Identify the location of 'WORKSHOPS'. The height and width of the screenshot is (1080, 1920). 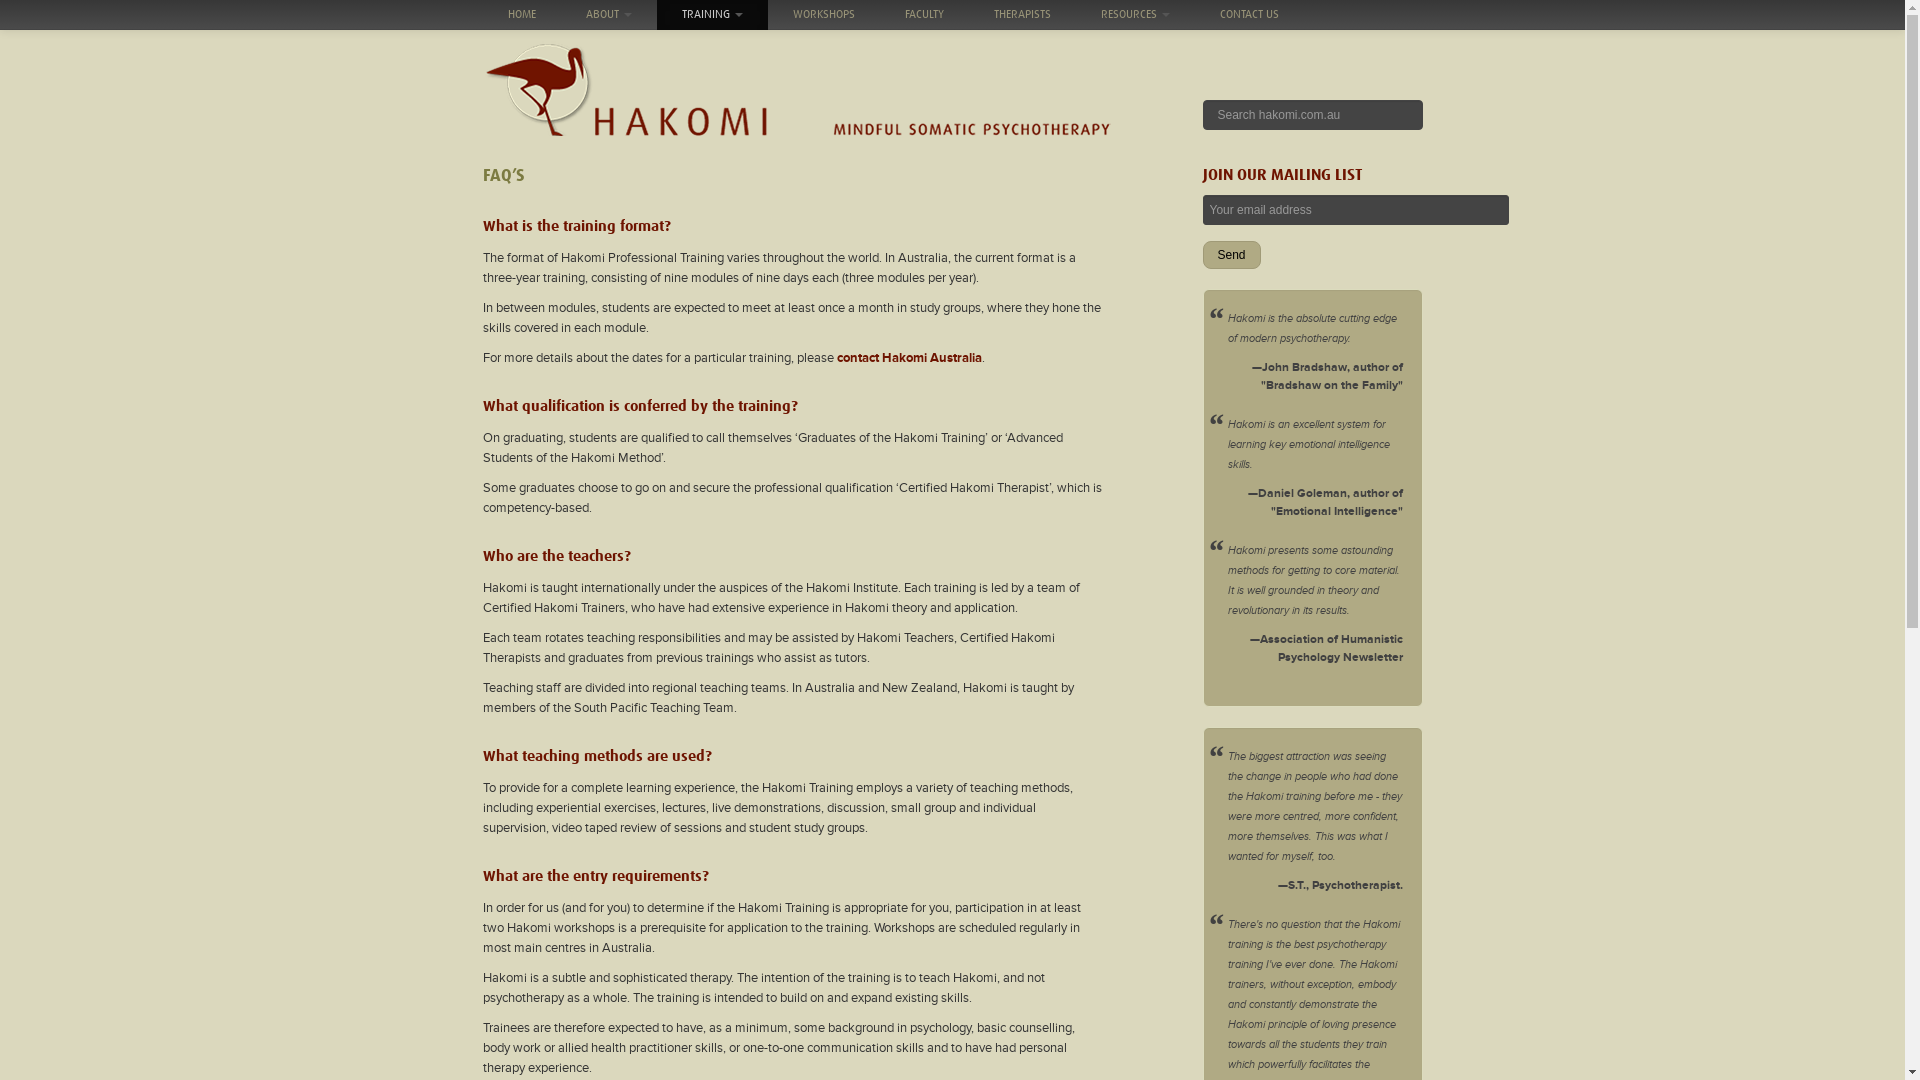
(767, 15).